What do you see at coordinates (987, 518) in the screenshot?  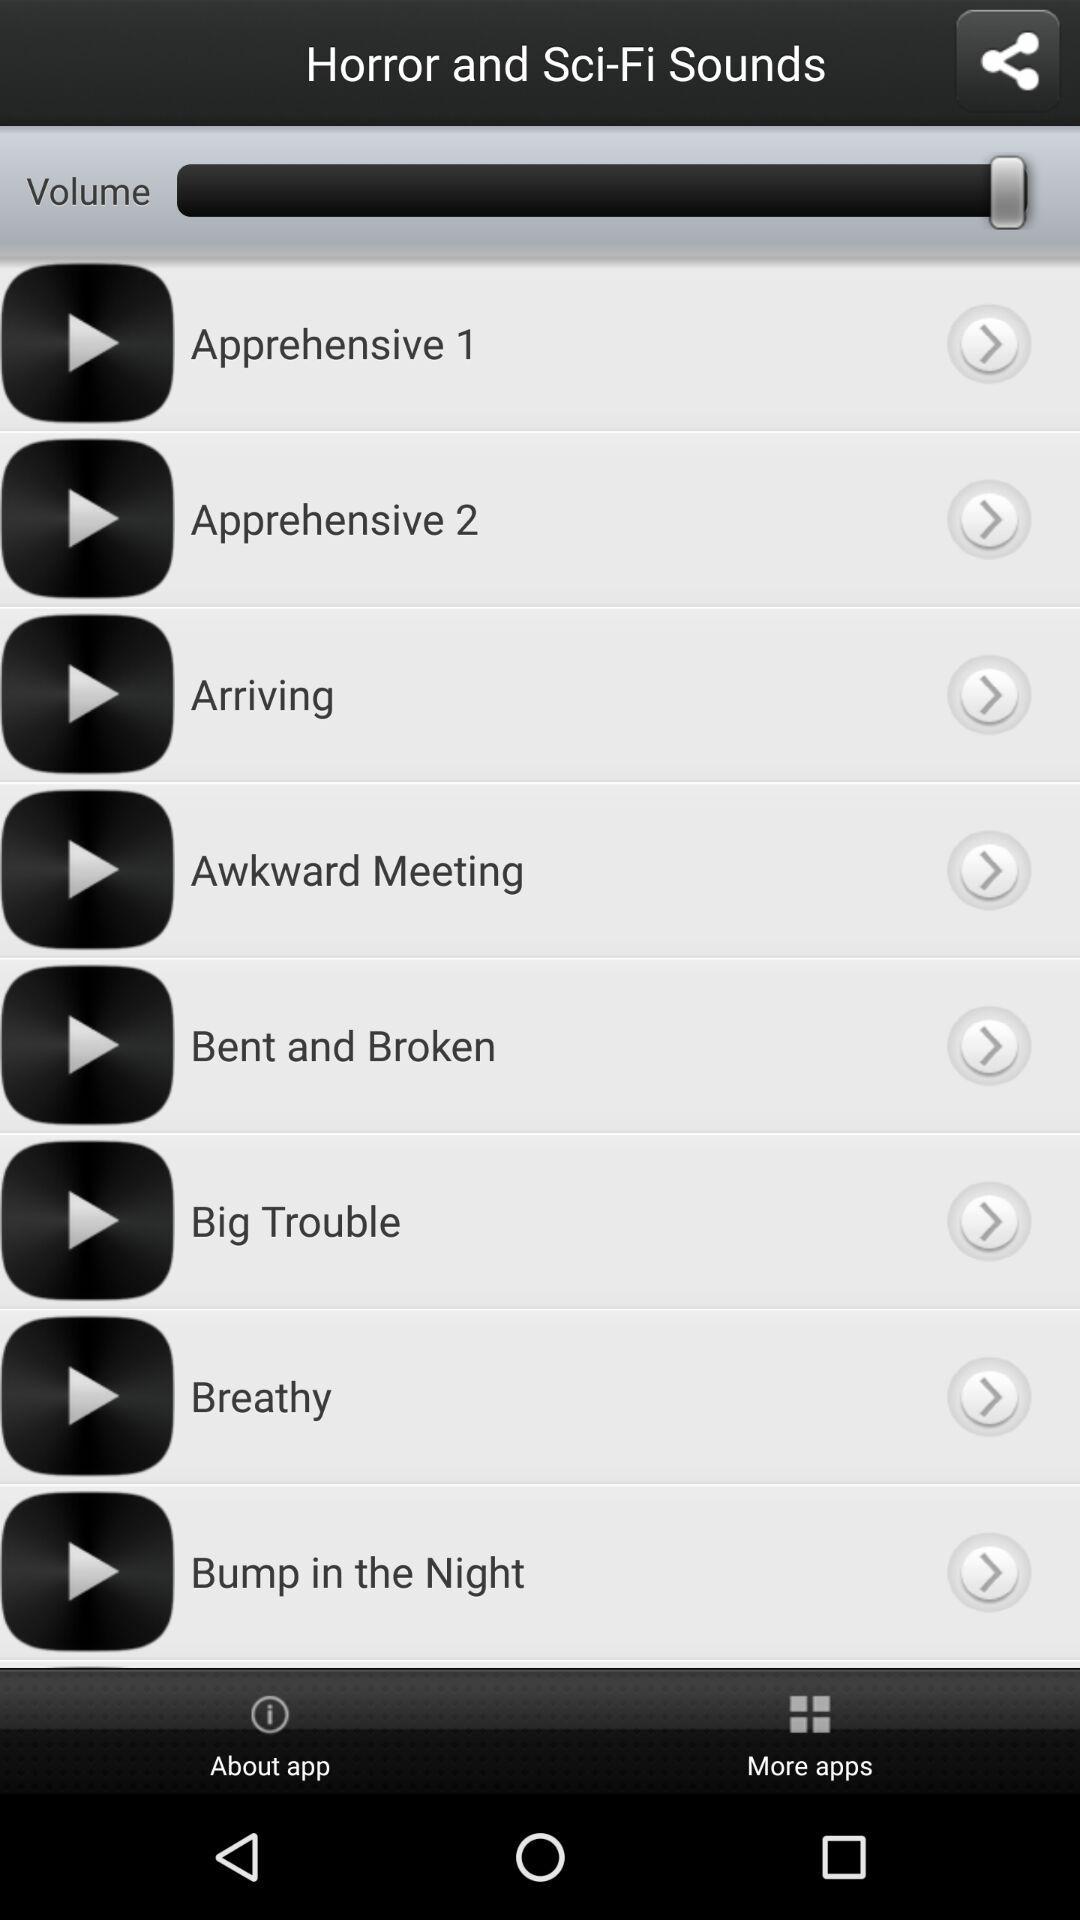 I see `soundbite` at bounding box center [987, 518].